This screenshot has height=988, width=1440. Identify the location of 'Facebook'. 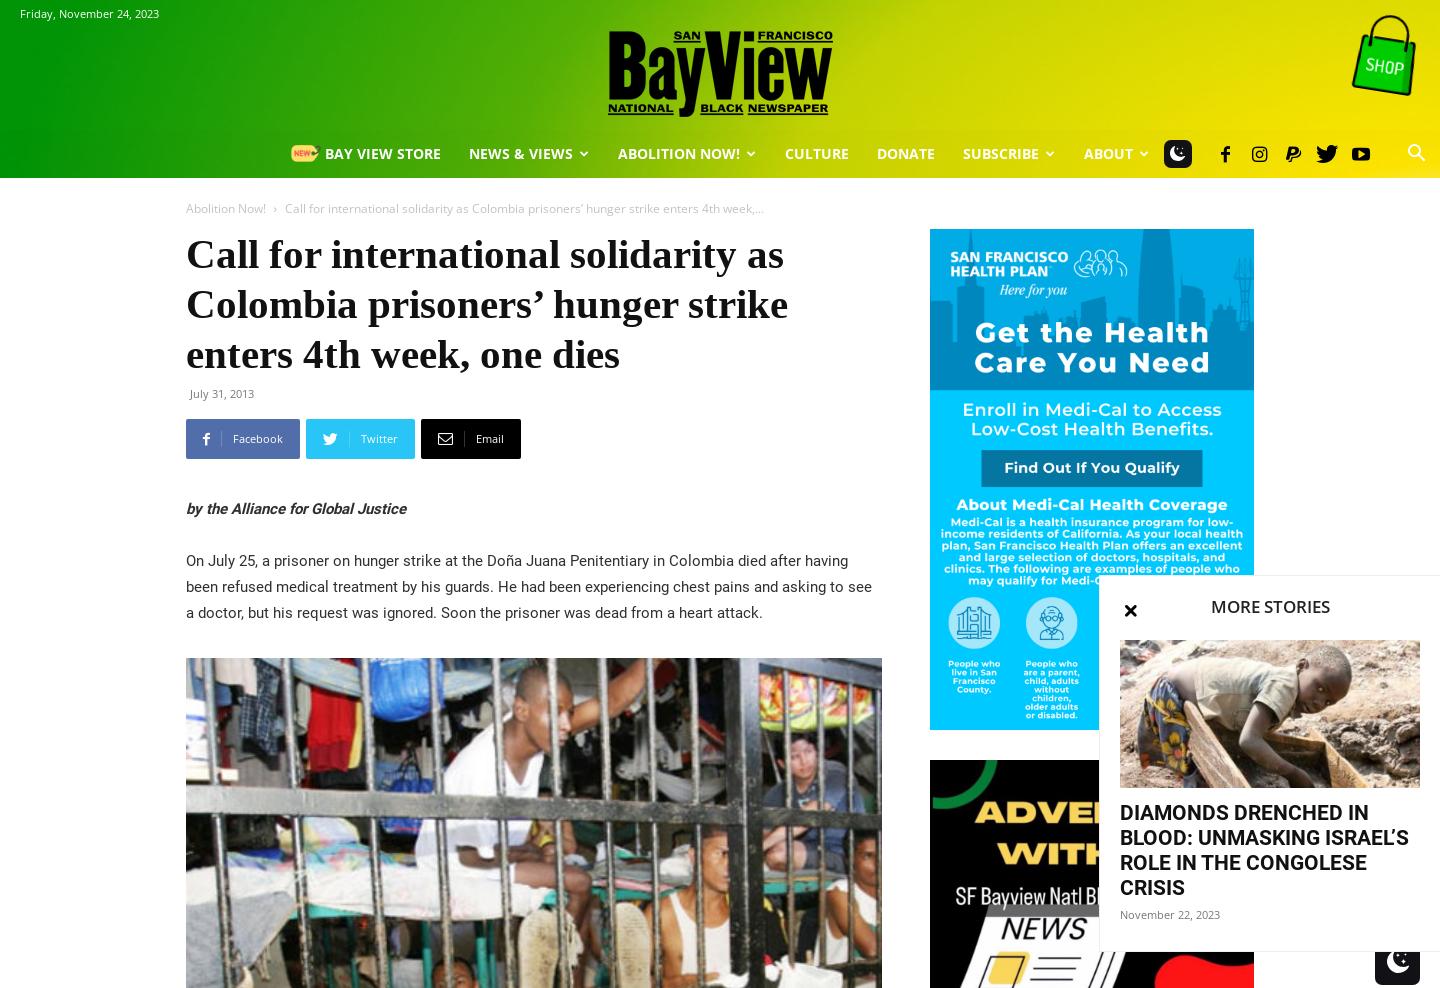
(257, 438).